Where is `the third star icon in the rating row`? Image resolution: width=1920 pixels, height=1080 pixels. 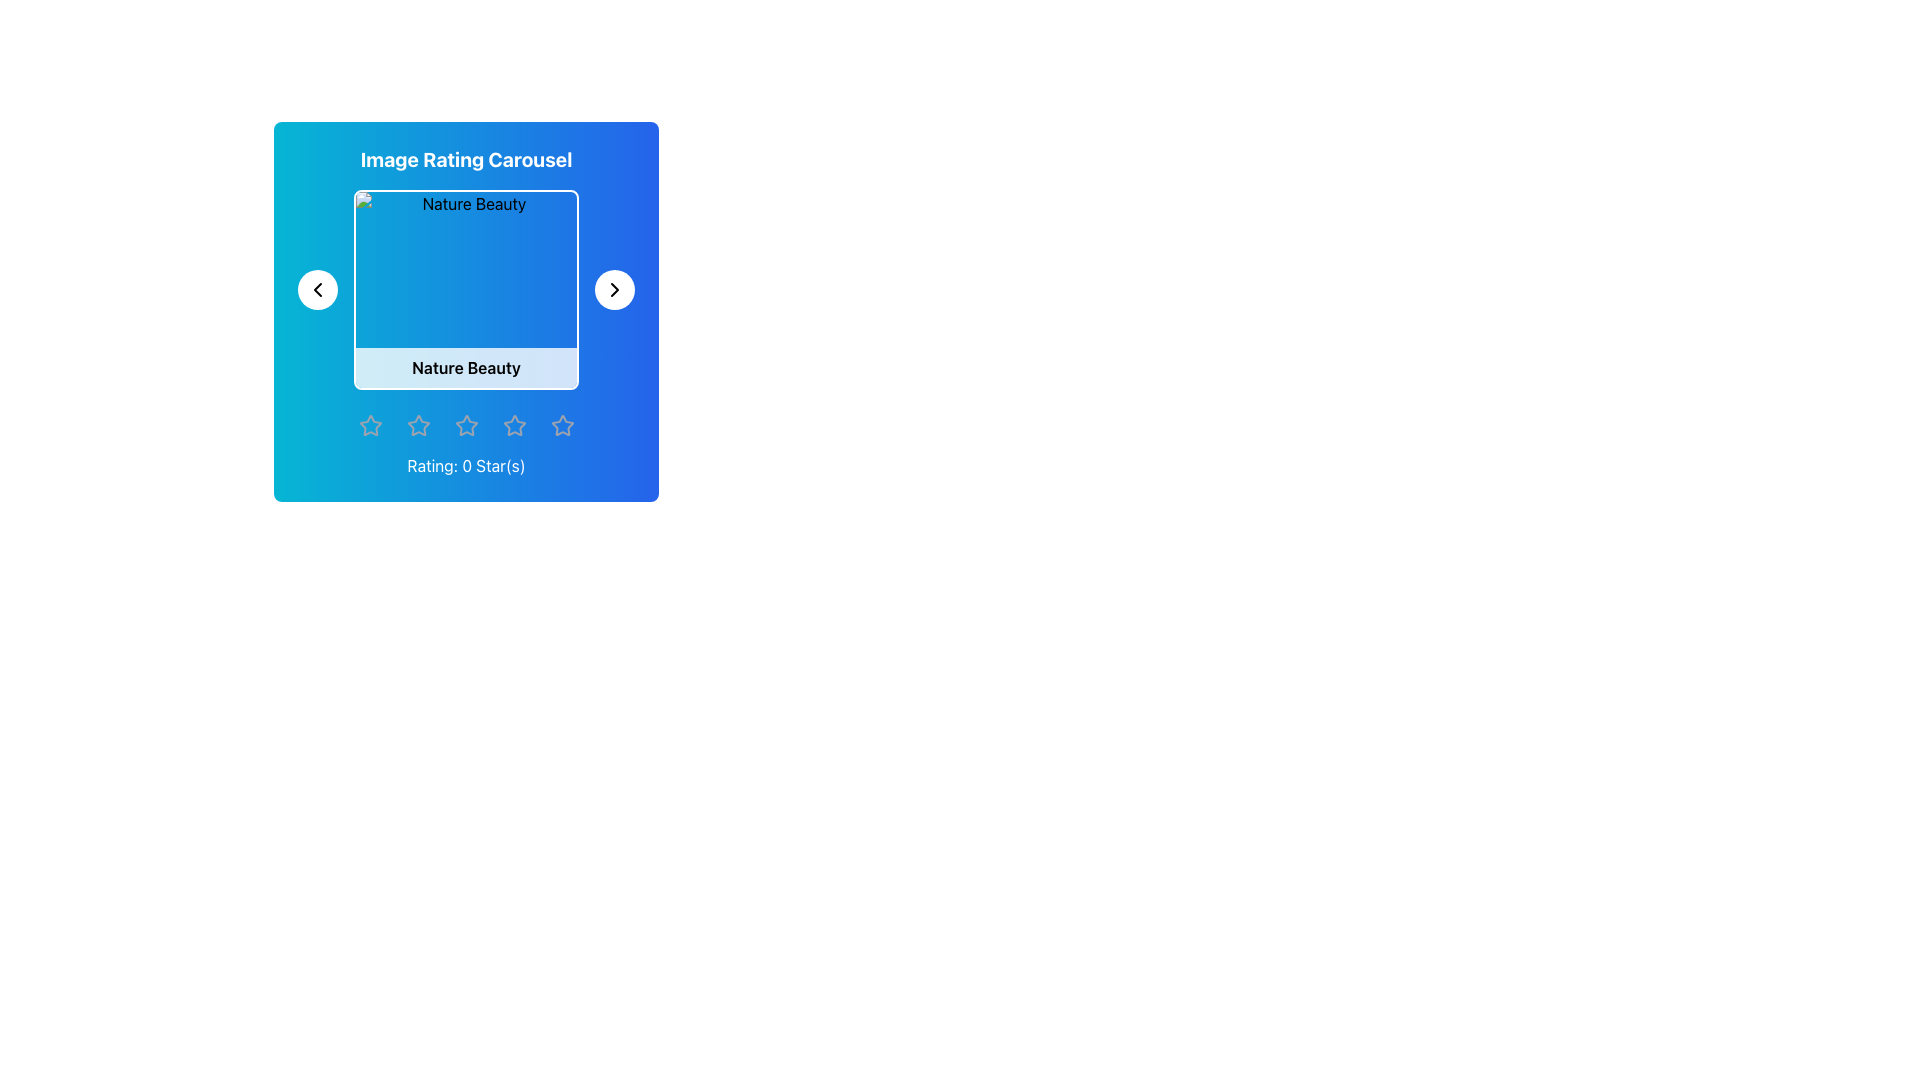 the third star icon in the rating row is located at coordinates (465, 424).